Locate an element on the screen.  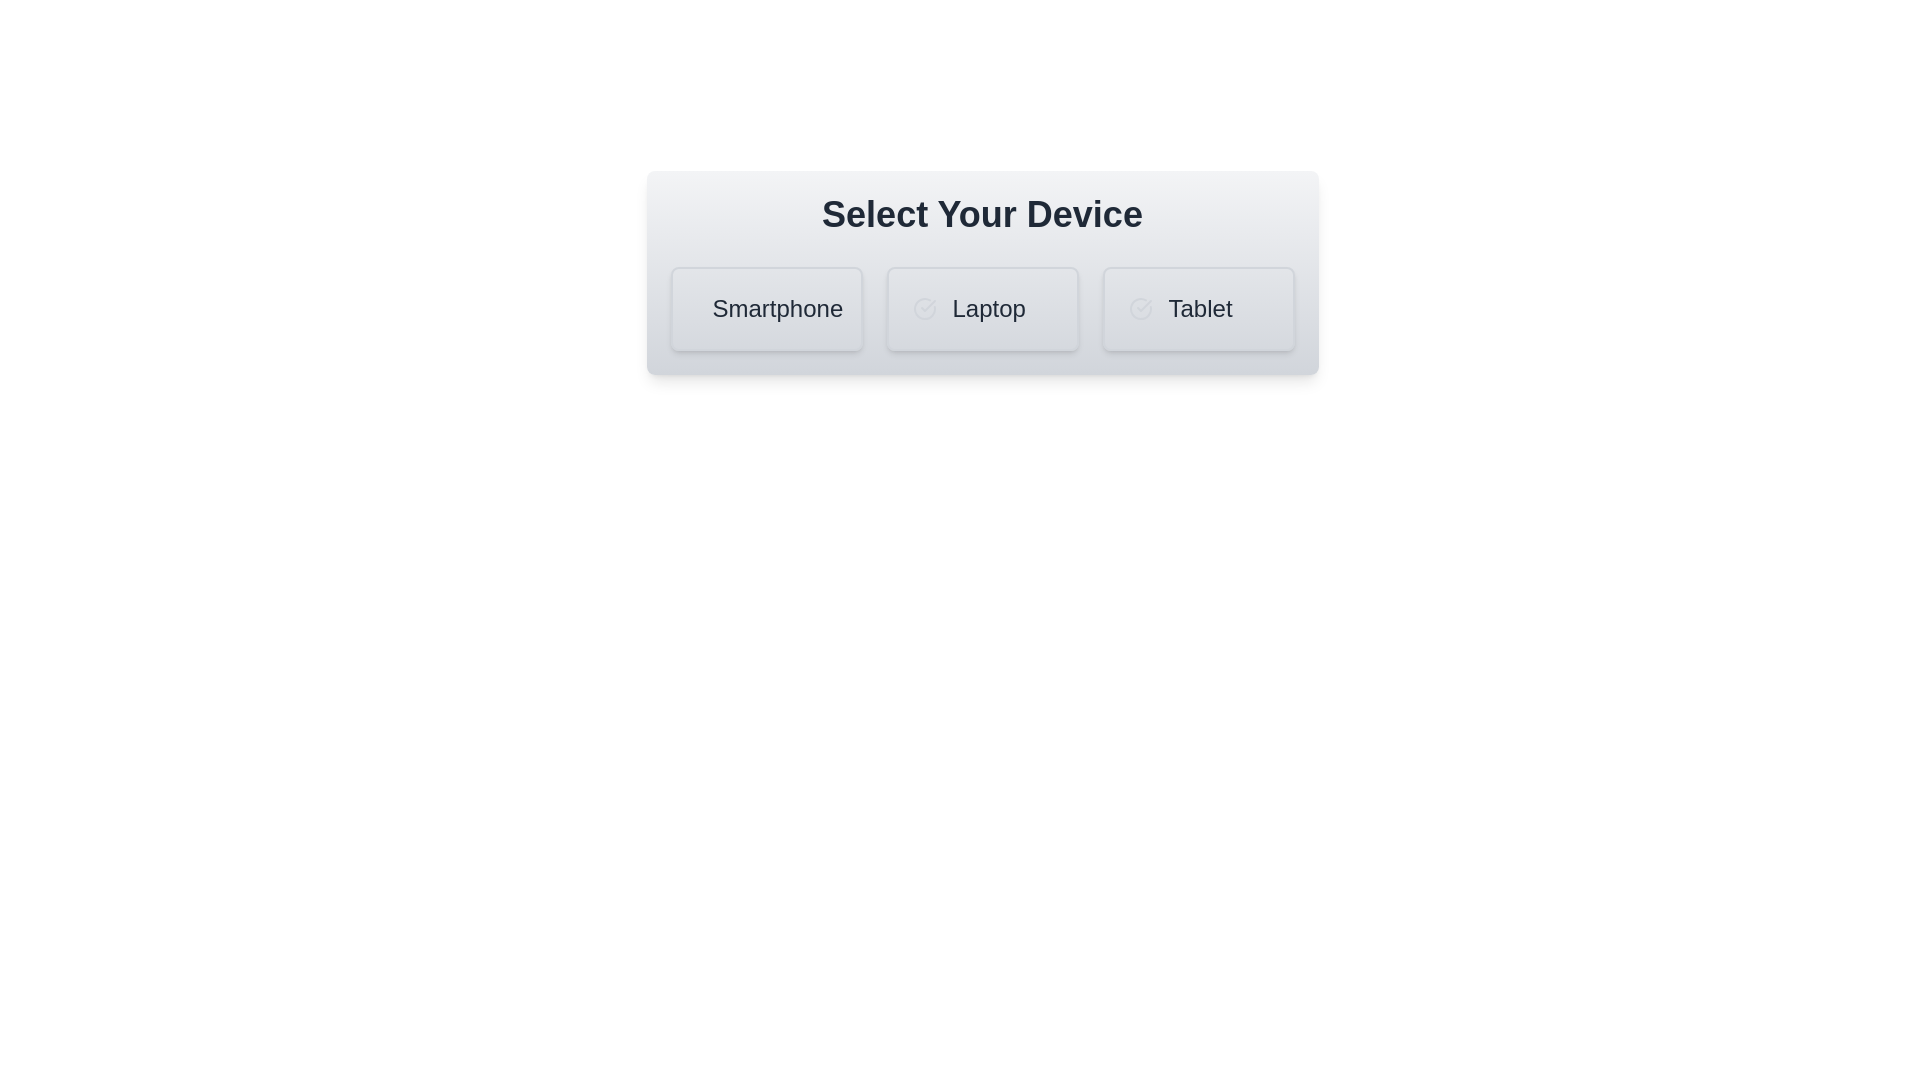
the checkmark icon located to the right side of the user interface, adjacent to the 'Tablet' label, which serves as a visual indicator of selection or affirmation is located at coordinates (1143, 305).